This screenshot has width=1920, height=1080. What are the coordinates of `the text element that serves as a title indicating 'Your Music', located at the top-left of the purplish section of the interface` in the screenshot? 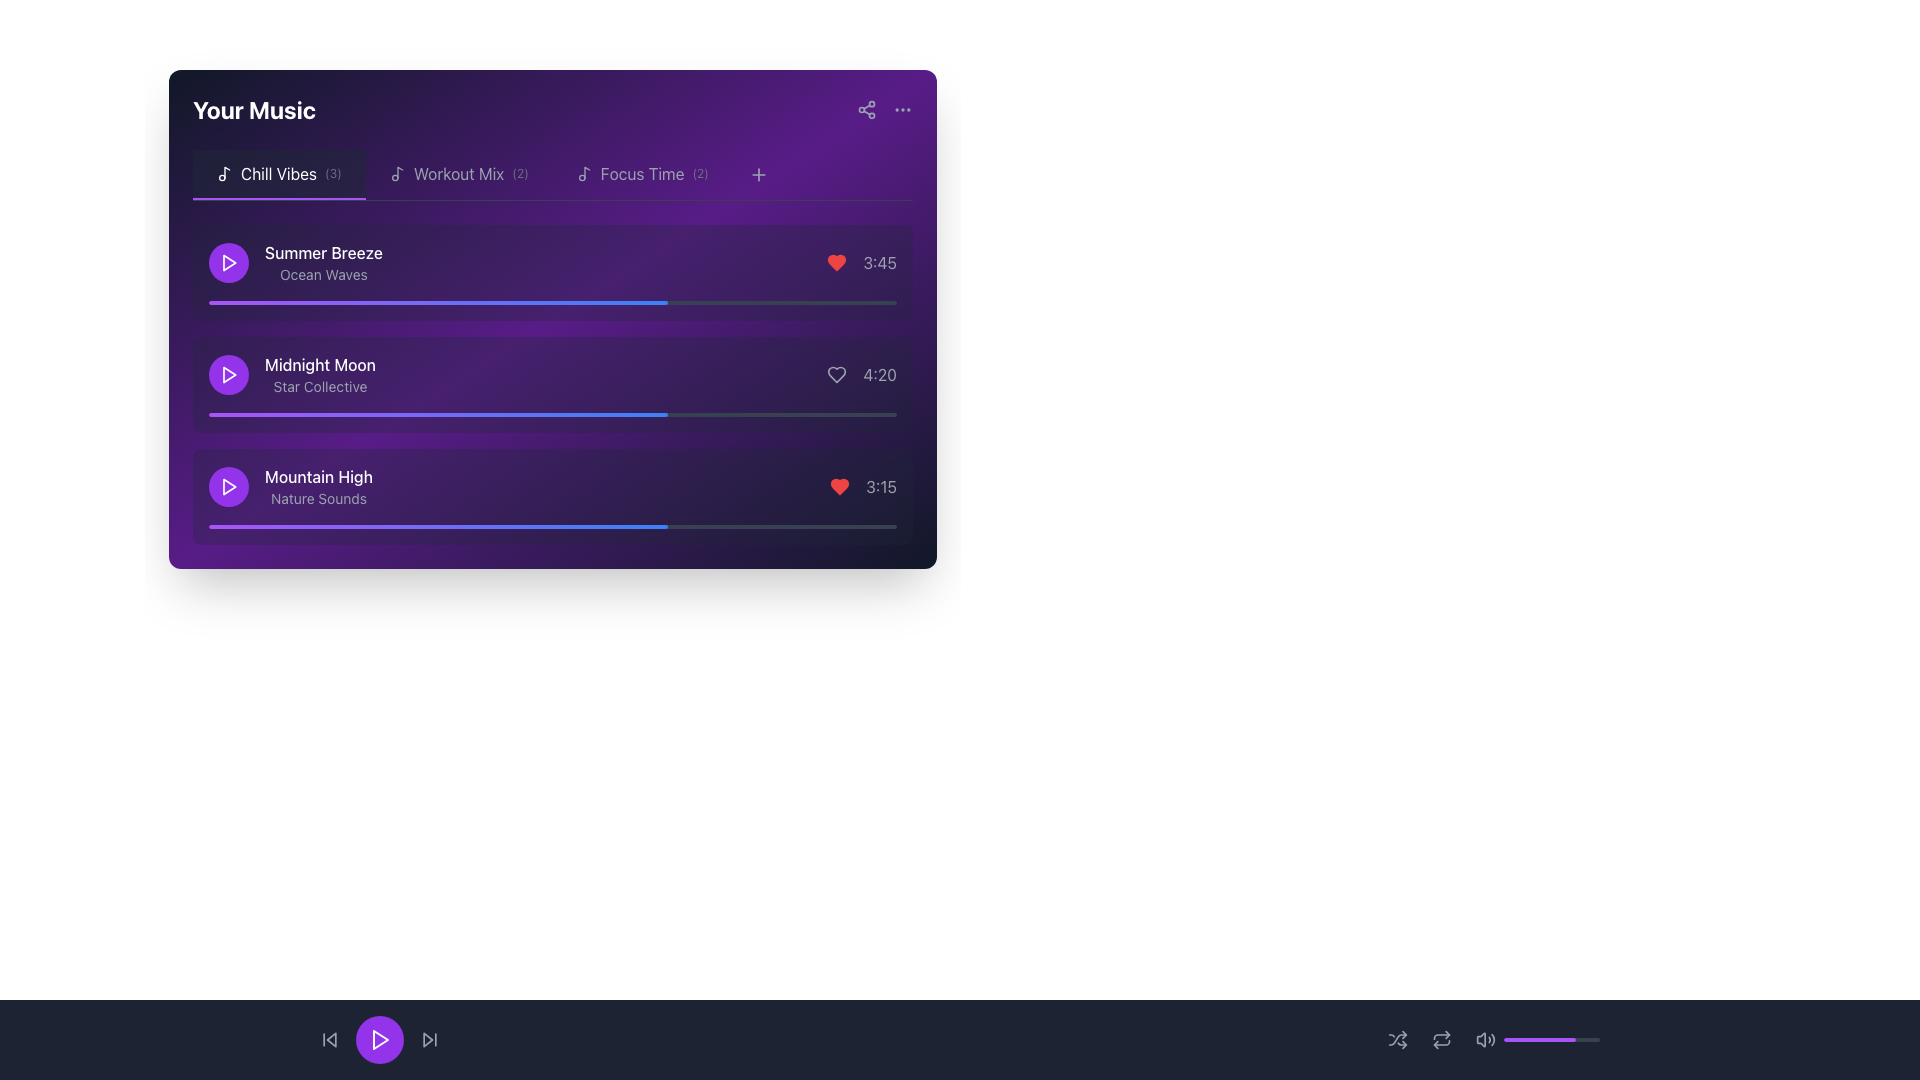 It's located at (253, 110).